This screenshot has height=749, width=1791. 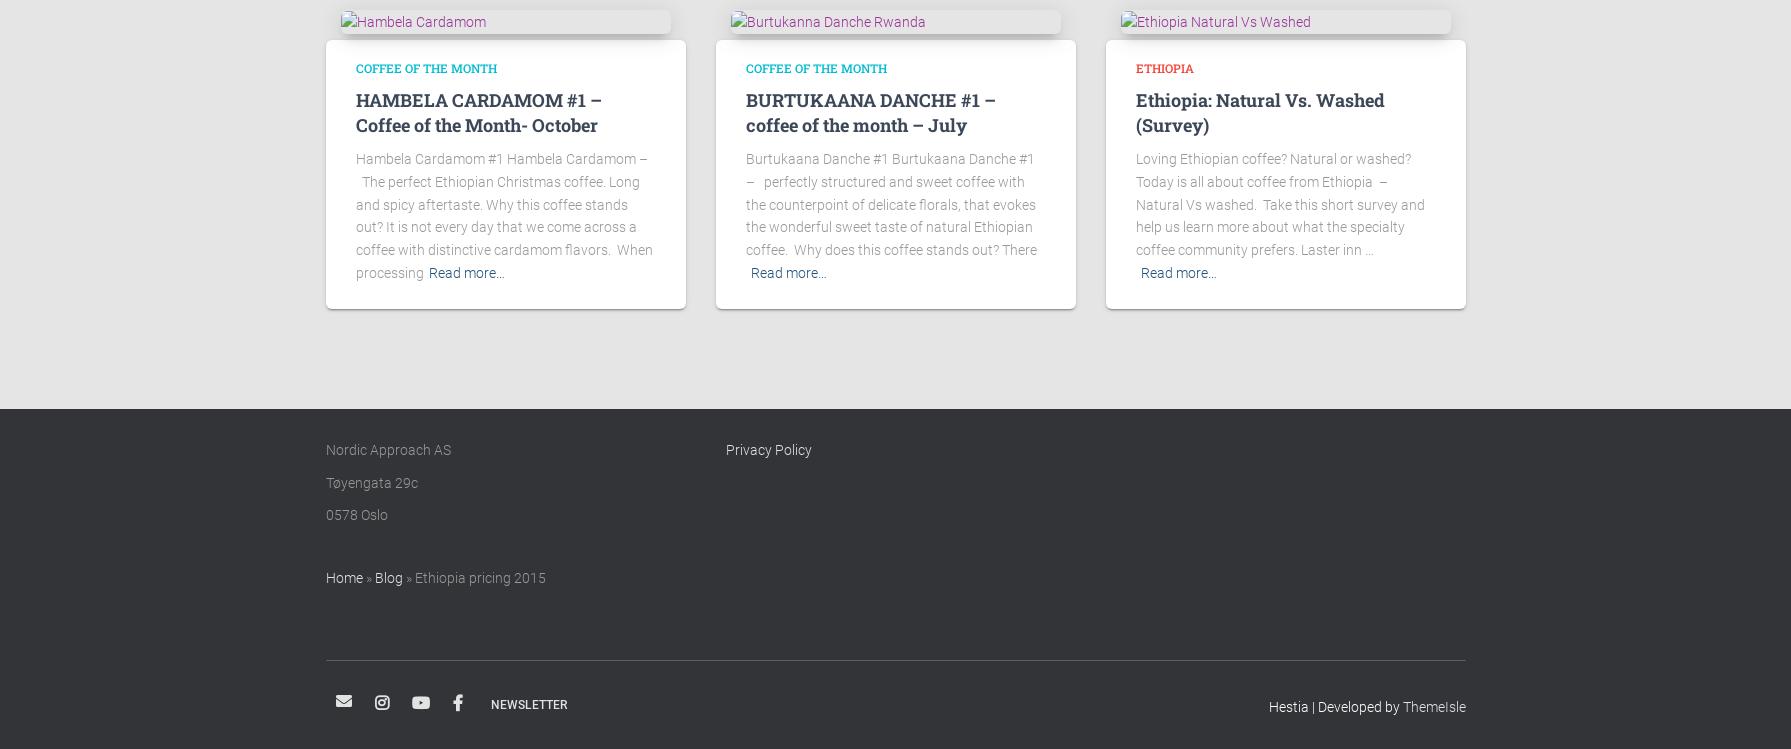 What do you see at coordinates (343, 578) in the screenshot?
I see `'Home'` at bounding box center [343, 578].